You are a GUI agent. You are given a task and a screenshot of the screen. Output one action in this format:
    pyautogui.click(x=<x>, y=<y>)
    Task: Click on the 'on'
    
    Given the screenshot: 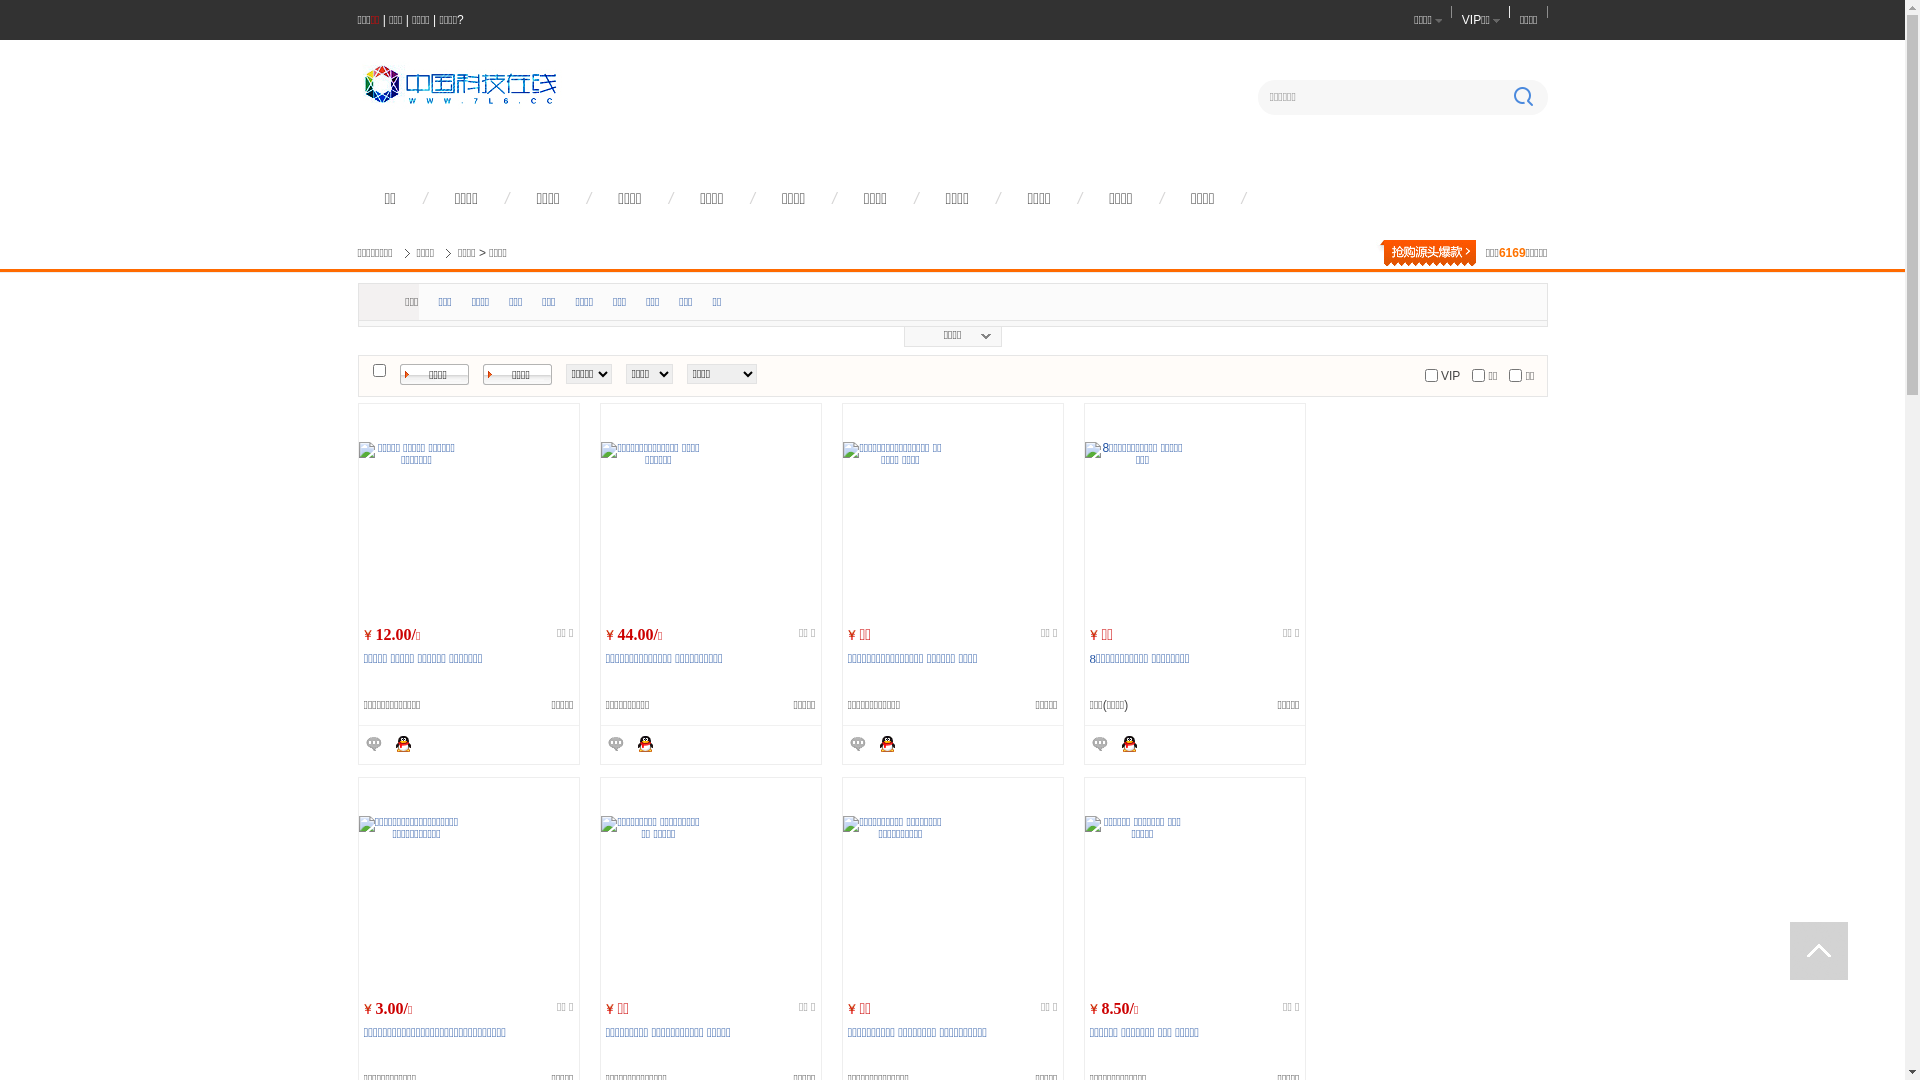 What is the action you would take?
    pyautogui.click(x=1478, y=375)
    